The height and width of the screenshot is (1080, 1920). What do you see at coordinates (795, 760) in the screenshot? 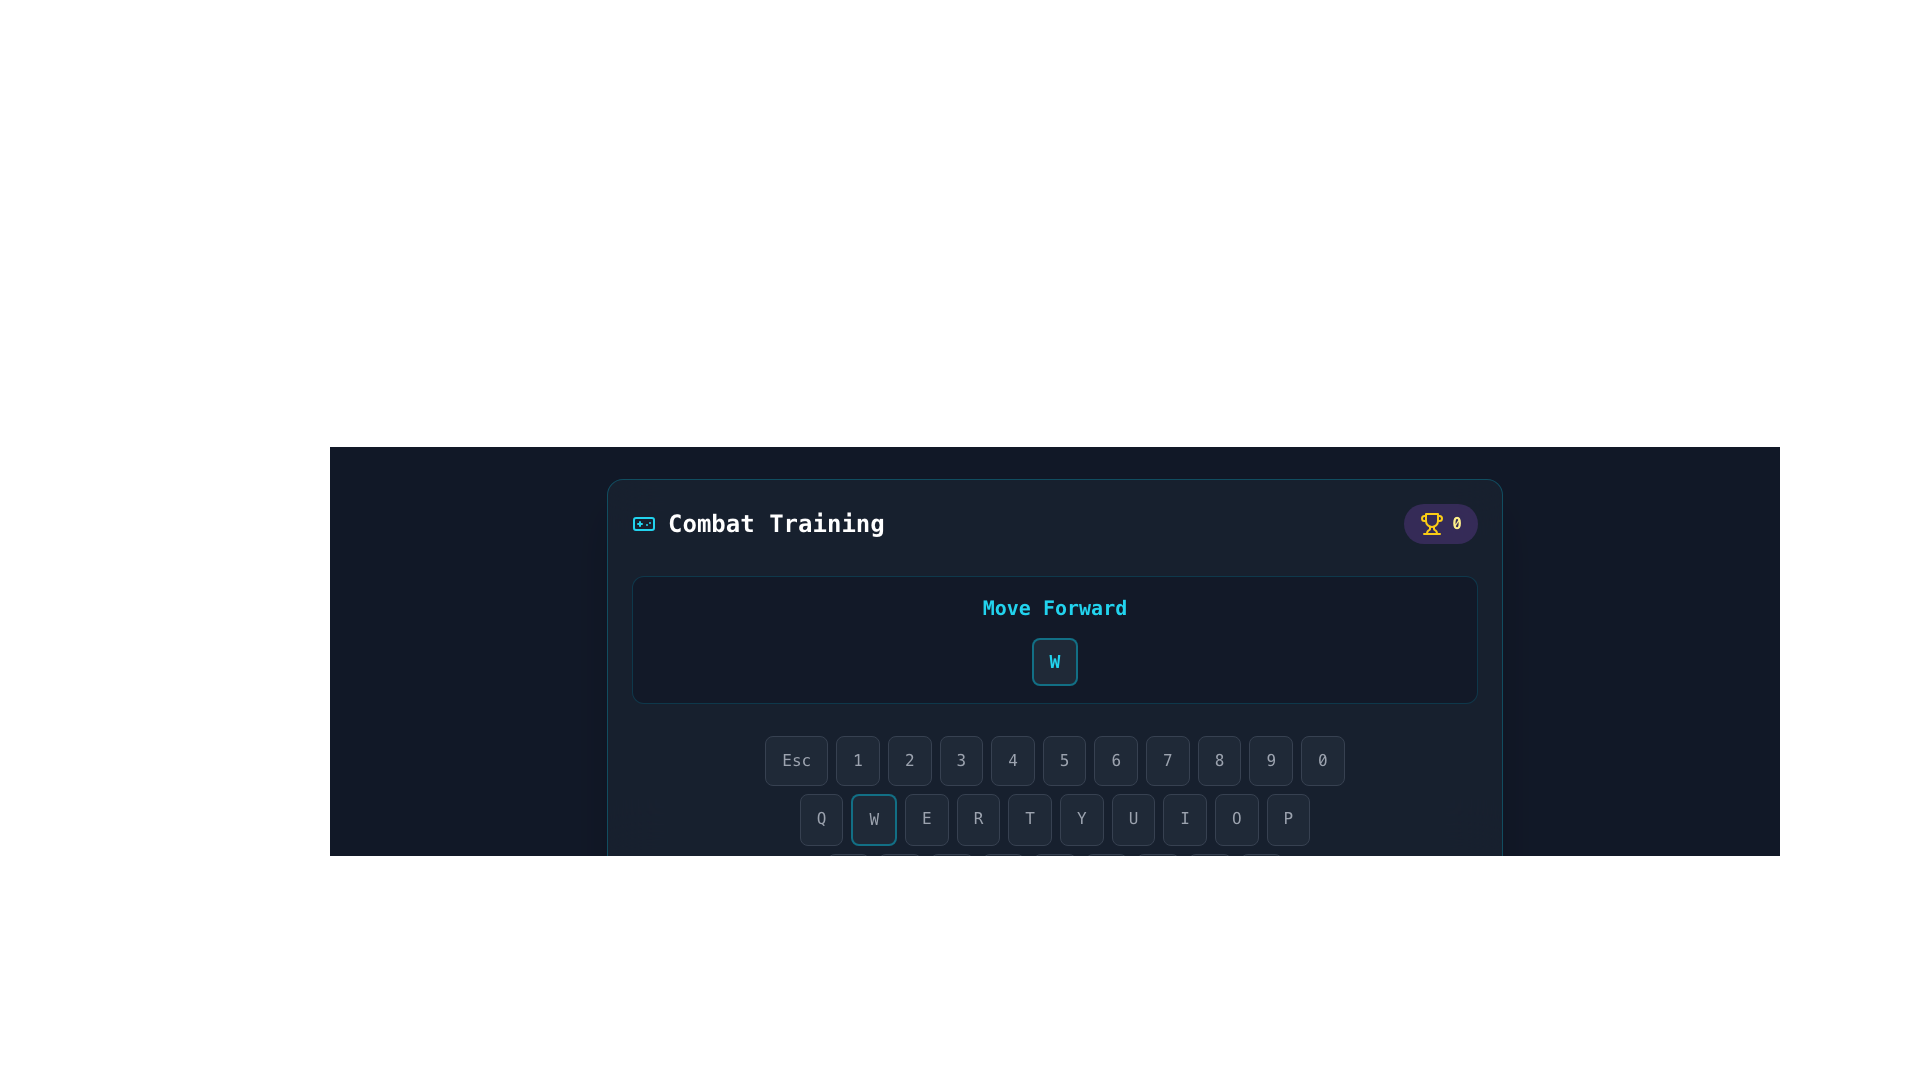
I see `the 'Esc' button, a rectangular button with rounded corners and gray text, located in the bottom-left sector of the virtual keyboard` at bounding box center [795, 760].